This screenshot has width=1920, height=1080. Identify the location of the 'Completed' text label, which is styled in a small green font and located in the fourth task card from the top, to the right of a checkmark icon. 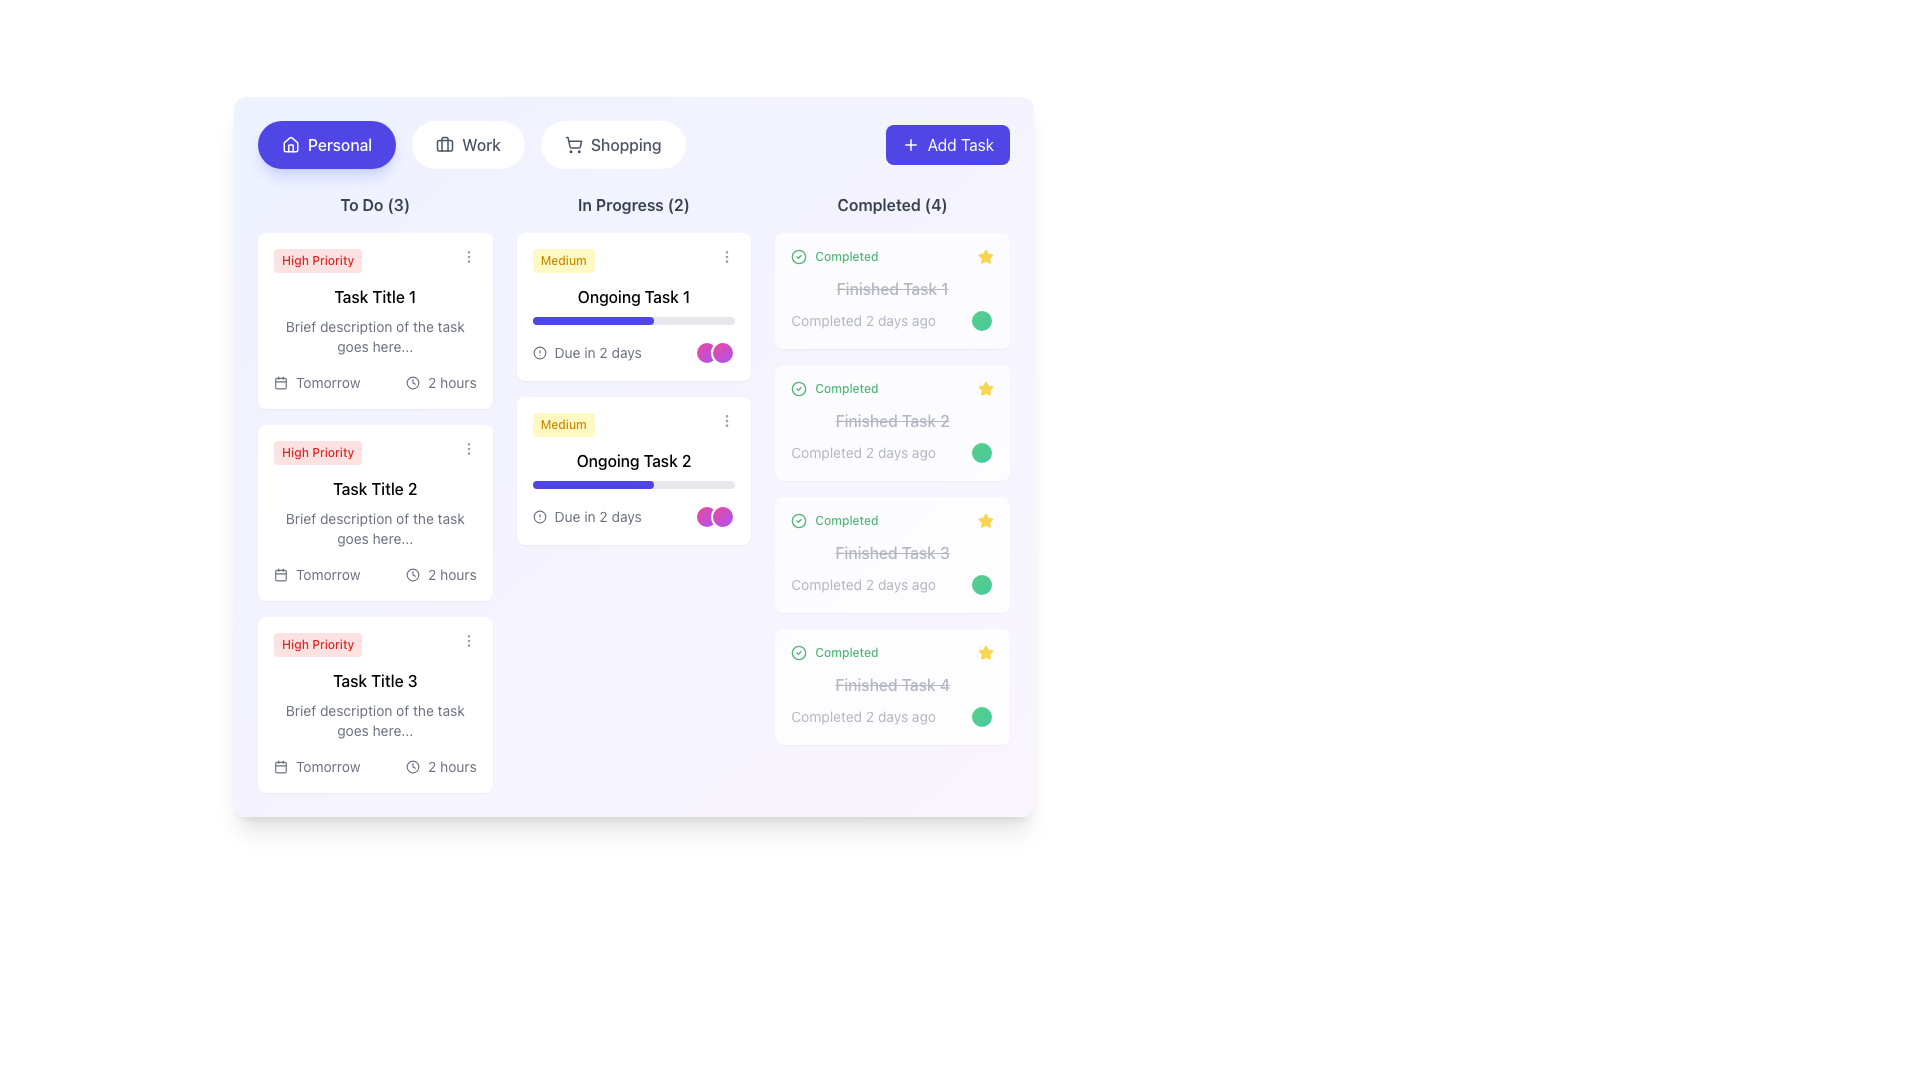
(846, 652).